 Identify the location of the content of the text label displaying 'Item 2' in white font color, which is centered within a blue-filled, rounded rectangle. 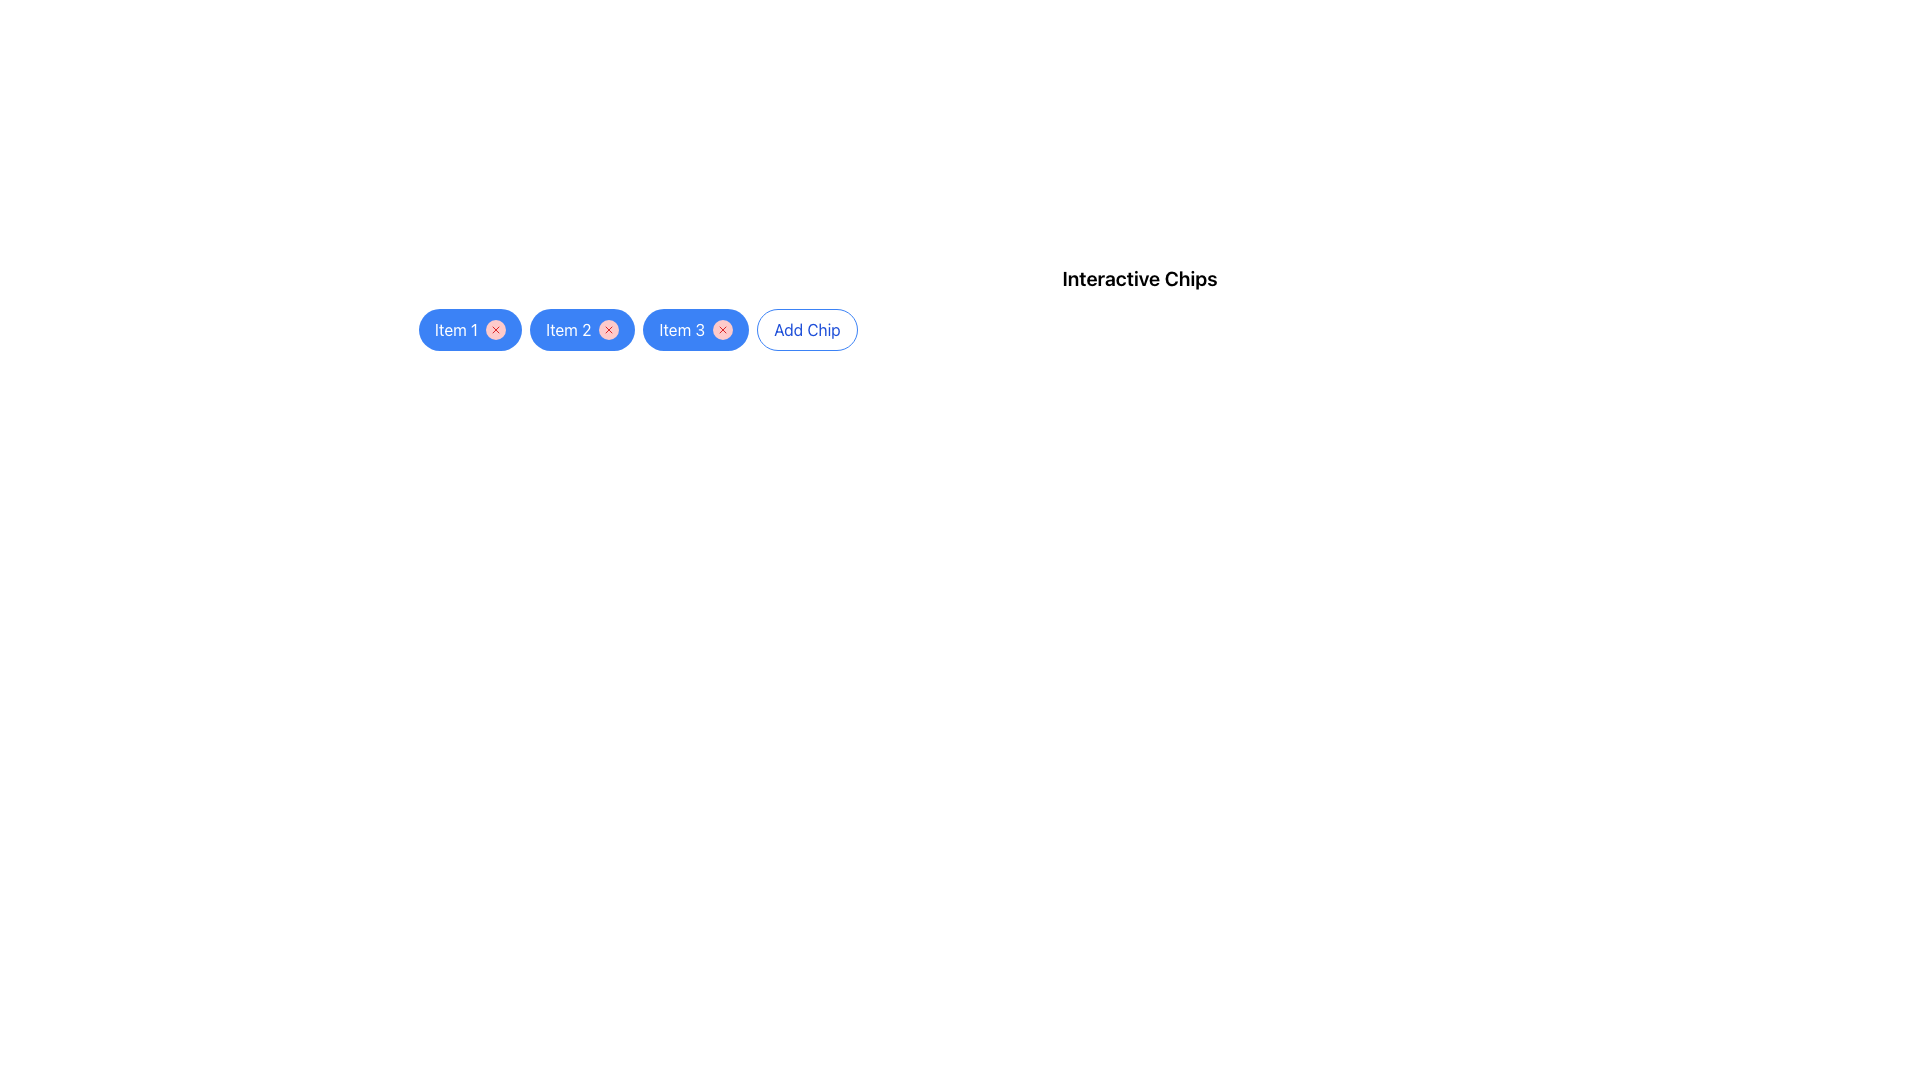
(567, 329).